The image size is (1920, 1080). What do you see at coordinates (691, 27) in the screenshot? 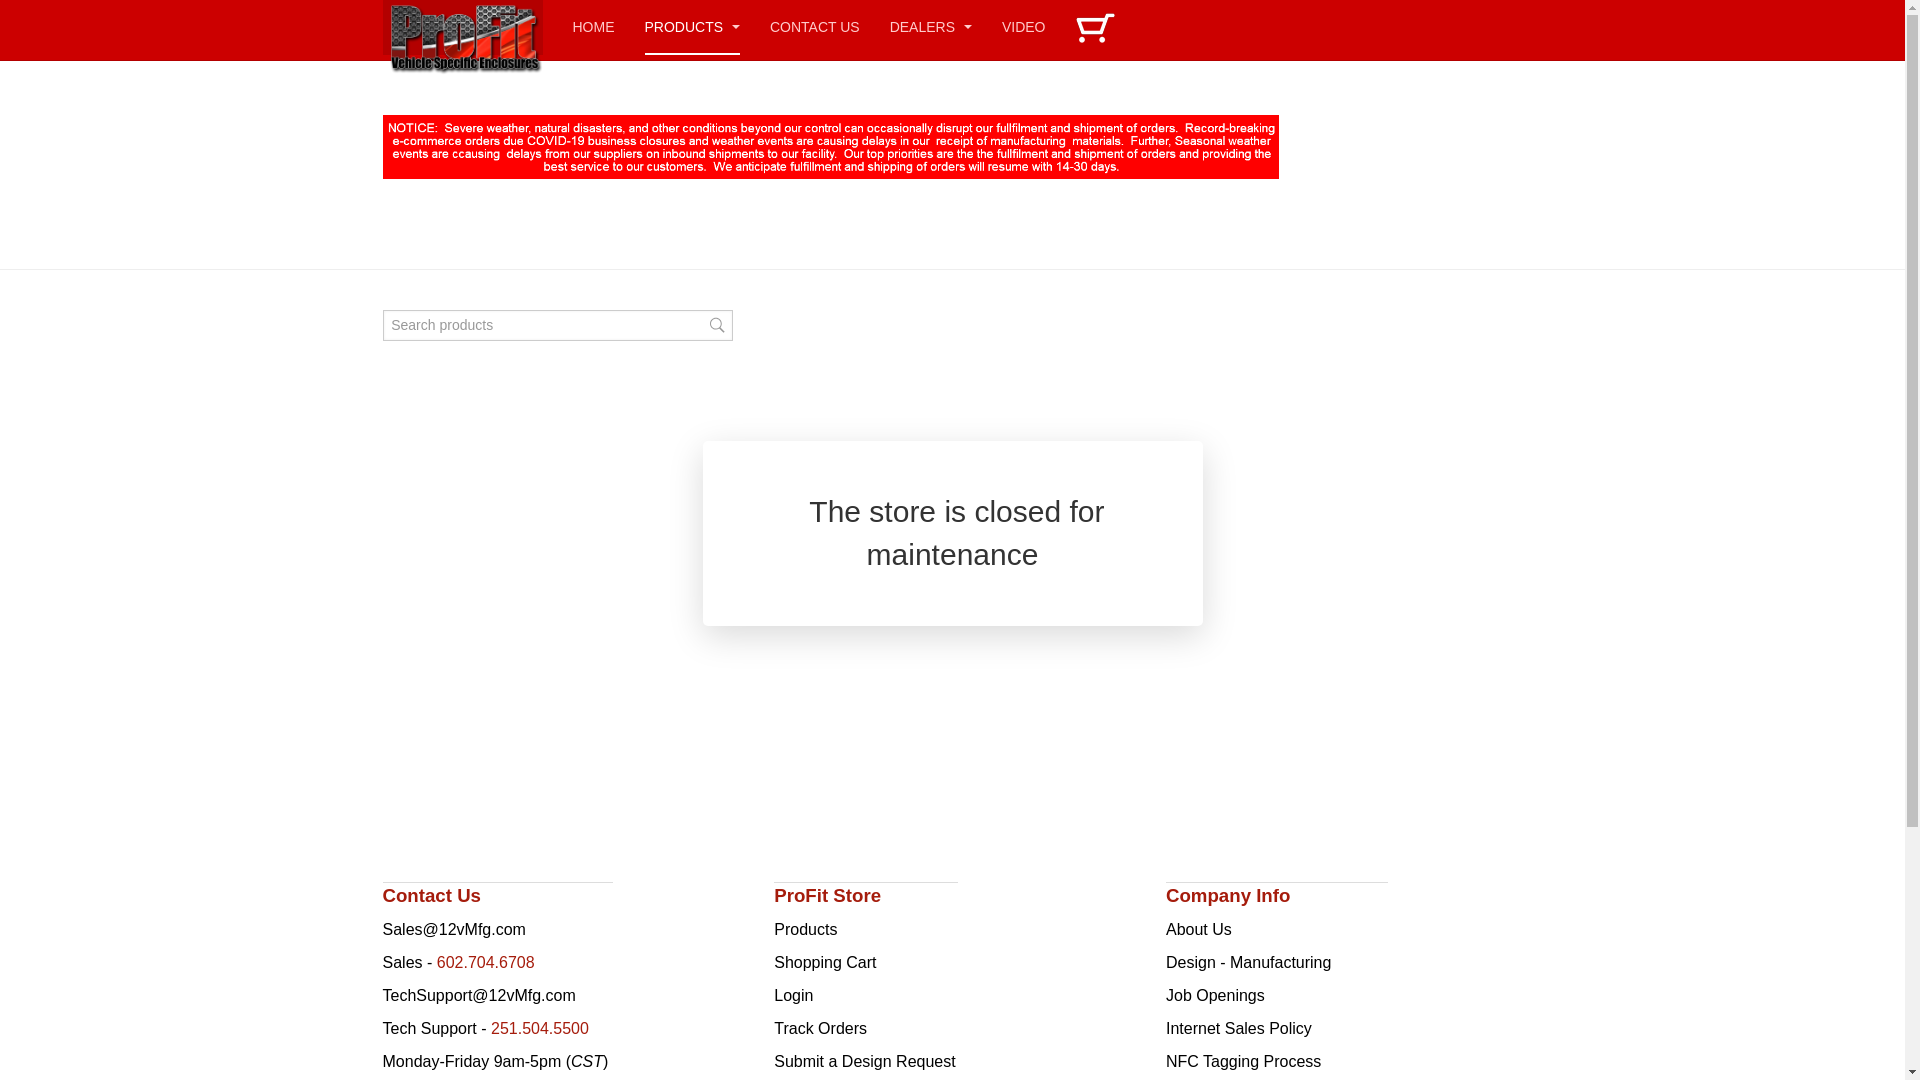
I see `'PRODUCTS'` at bounding box center [691, 27].